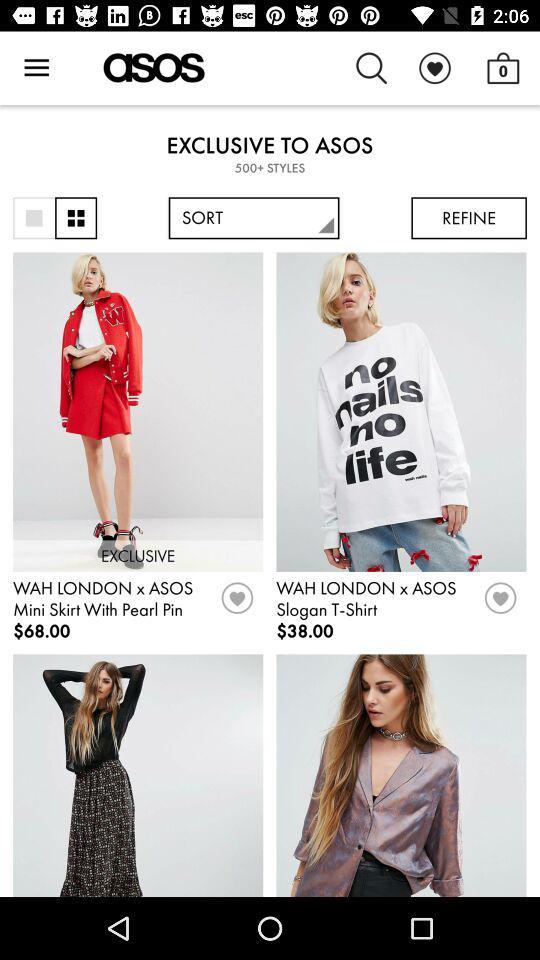  What do you see at coordinates (502, 68) in the screenshot?
I see `the bag button which is at the top right` at bounding box center [502, 68].